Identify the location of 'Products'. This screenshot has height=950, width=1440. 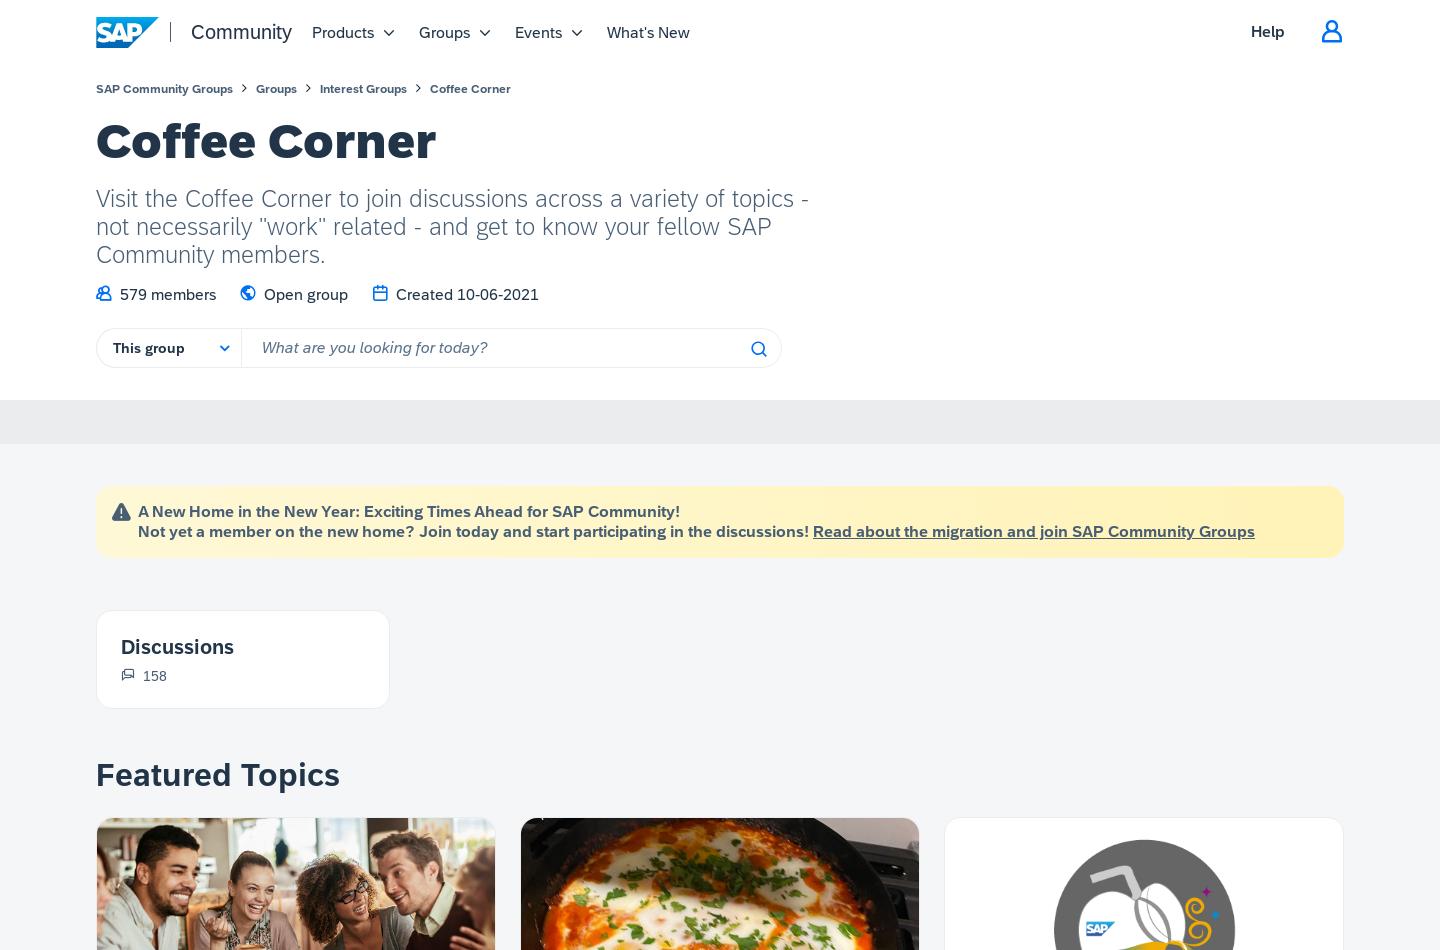
(343, 31).